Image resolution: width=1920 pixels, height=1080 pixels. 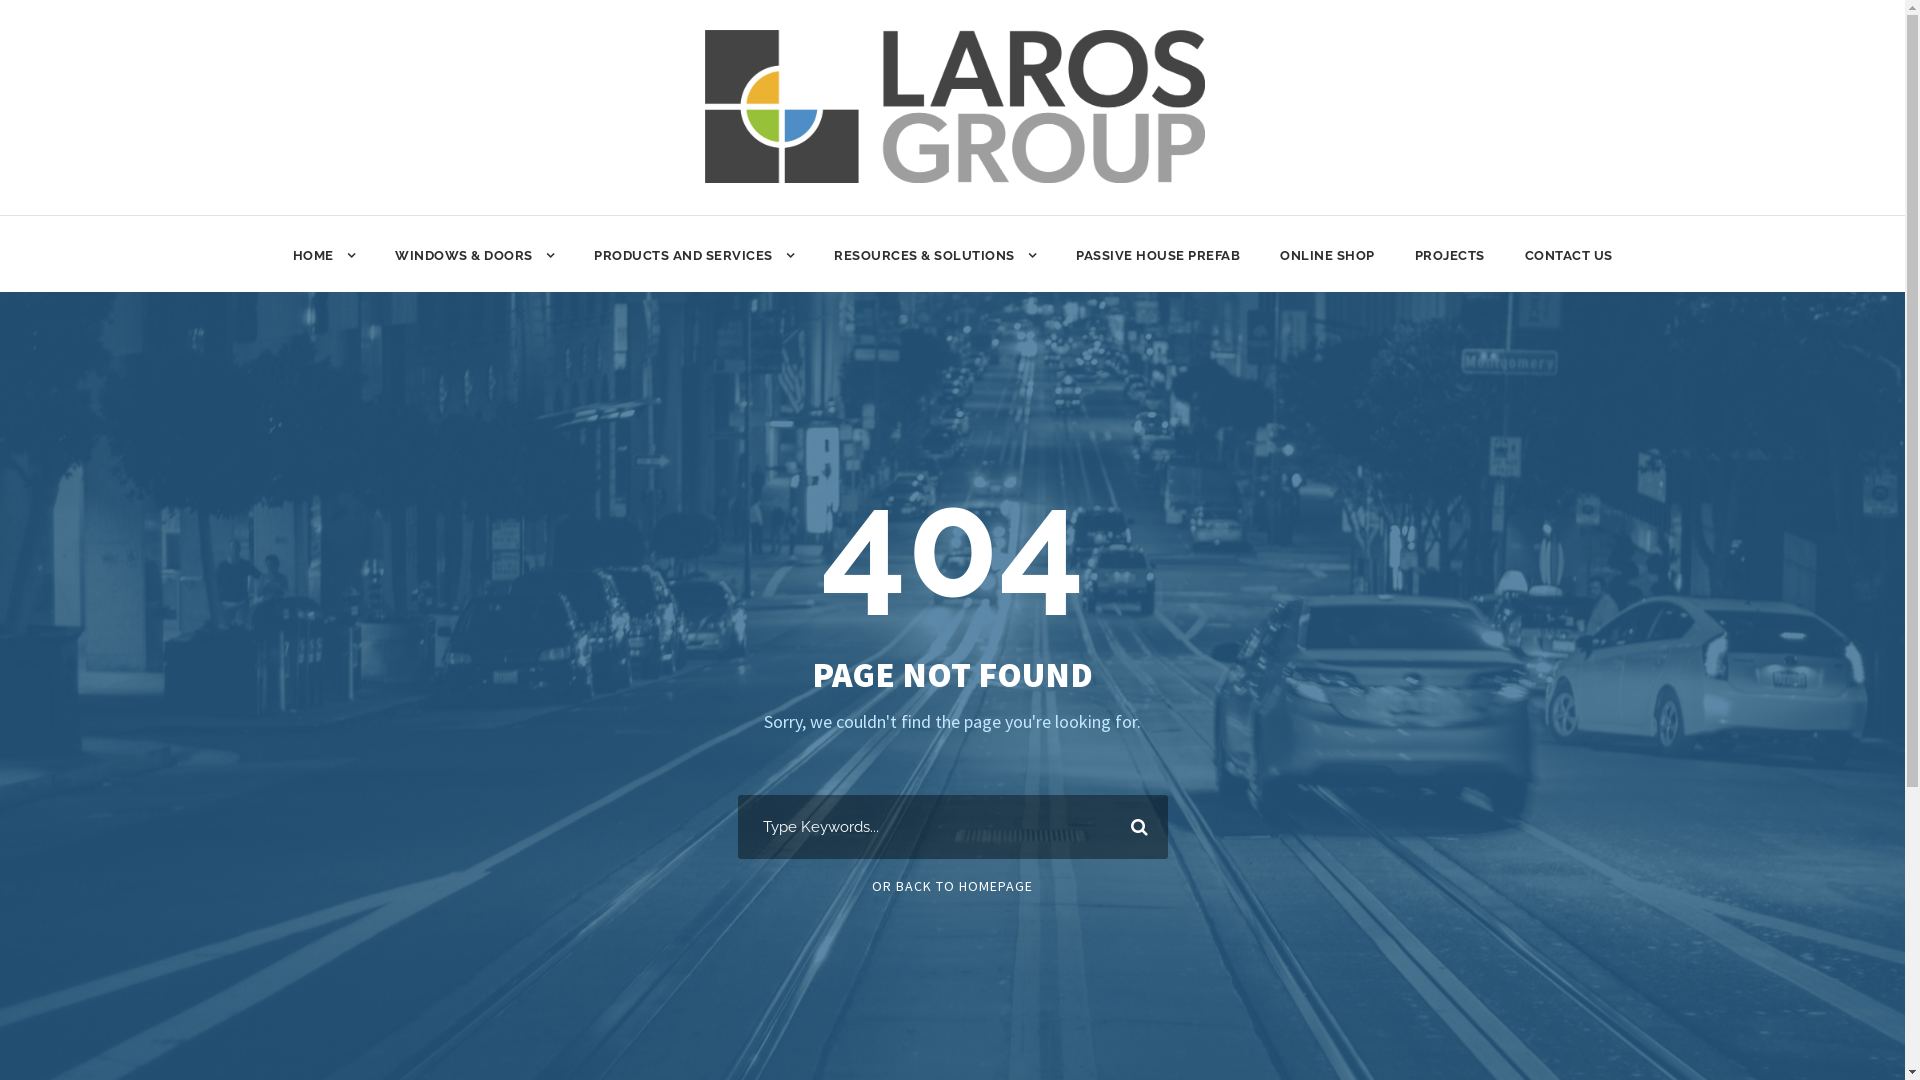 What do you see at coordinates (954, 106) in the screenshot?
I see `'LAROSGroup_Logo_Primary_Large'` at bounding box center [954, 106].